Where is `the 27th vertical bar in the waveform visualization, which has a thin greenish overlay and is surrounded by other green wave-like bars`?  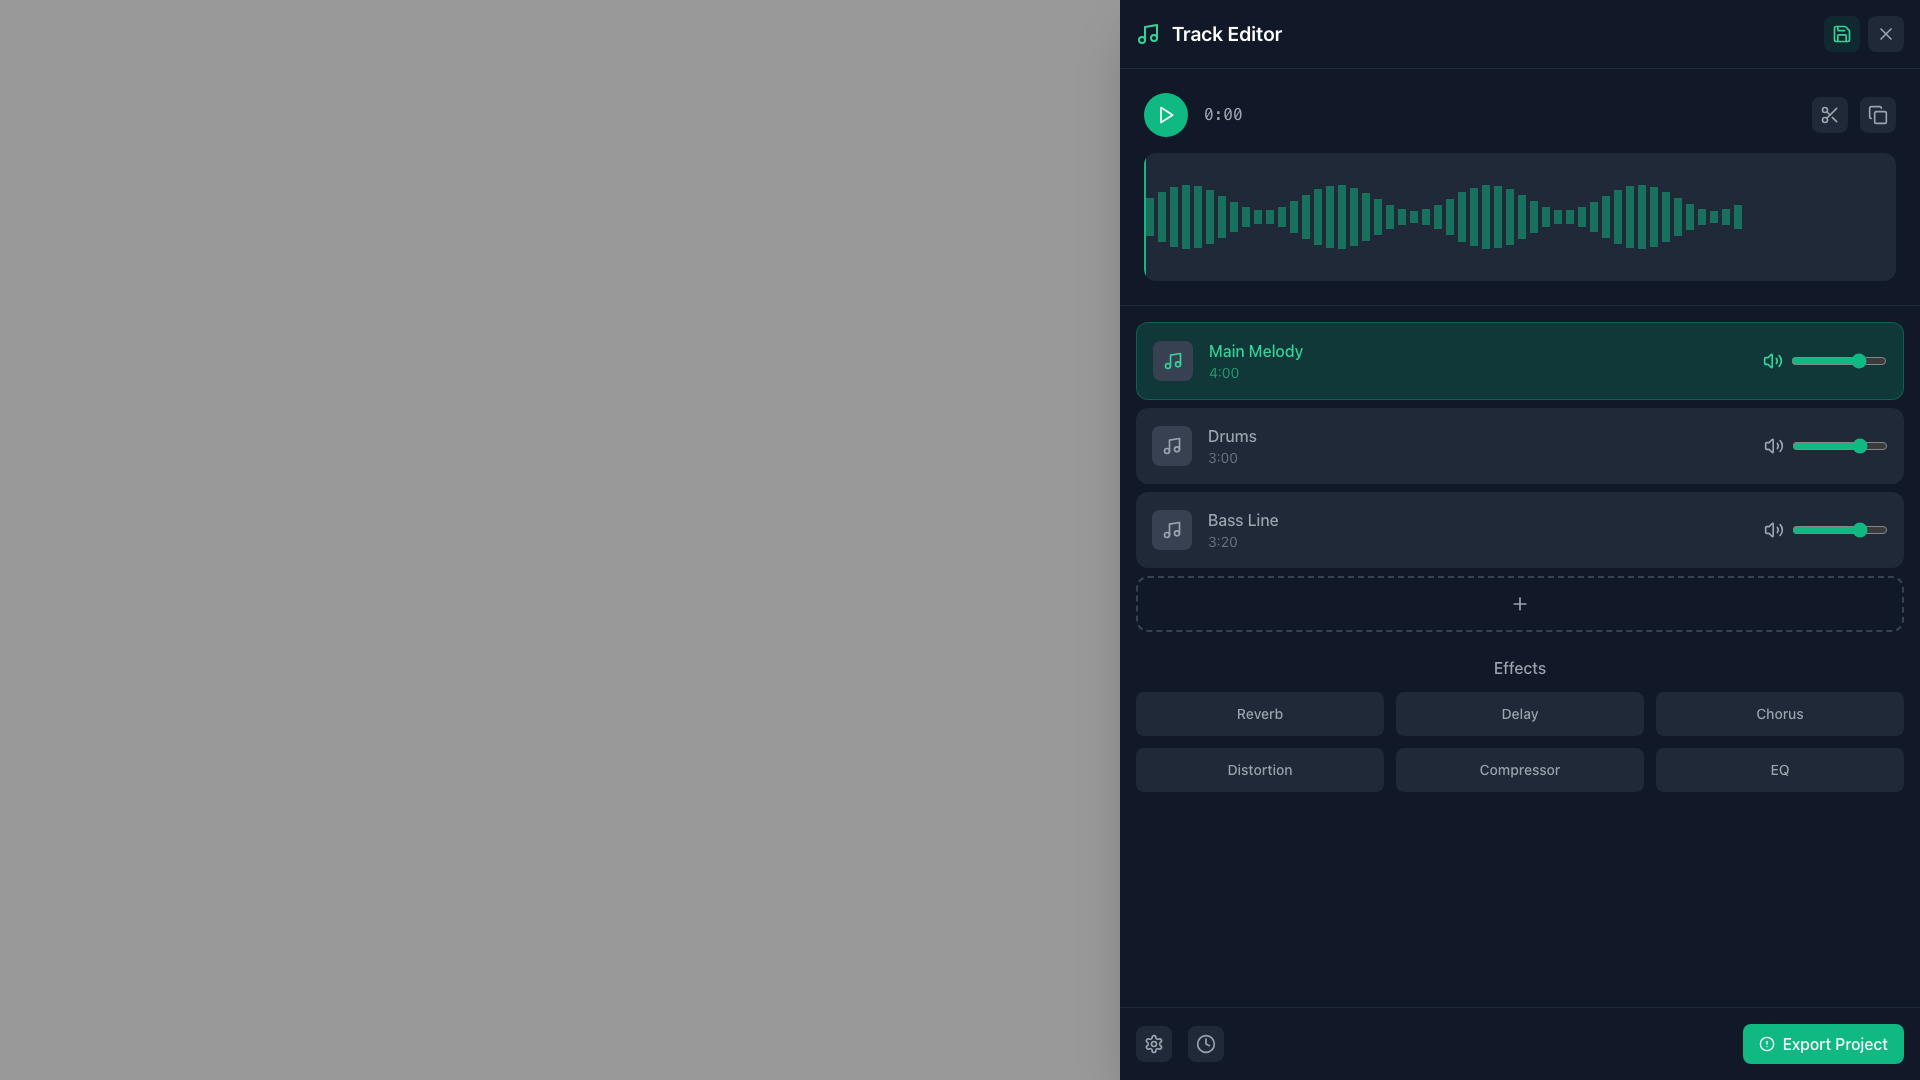 the 27th vertical bar in the waveform visualization, which has a thin greenish overlay and is surrounded by other green wave-like bars is located at coordinates (1449, 216).